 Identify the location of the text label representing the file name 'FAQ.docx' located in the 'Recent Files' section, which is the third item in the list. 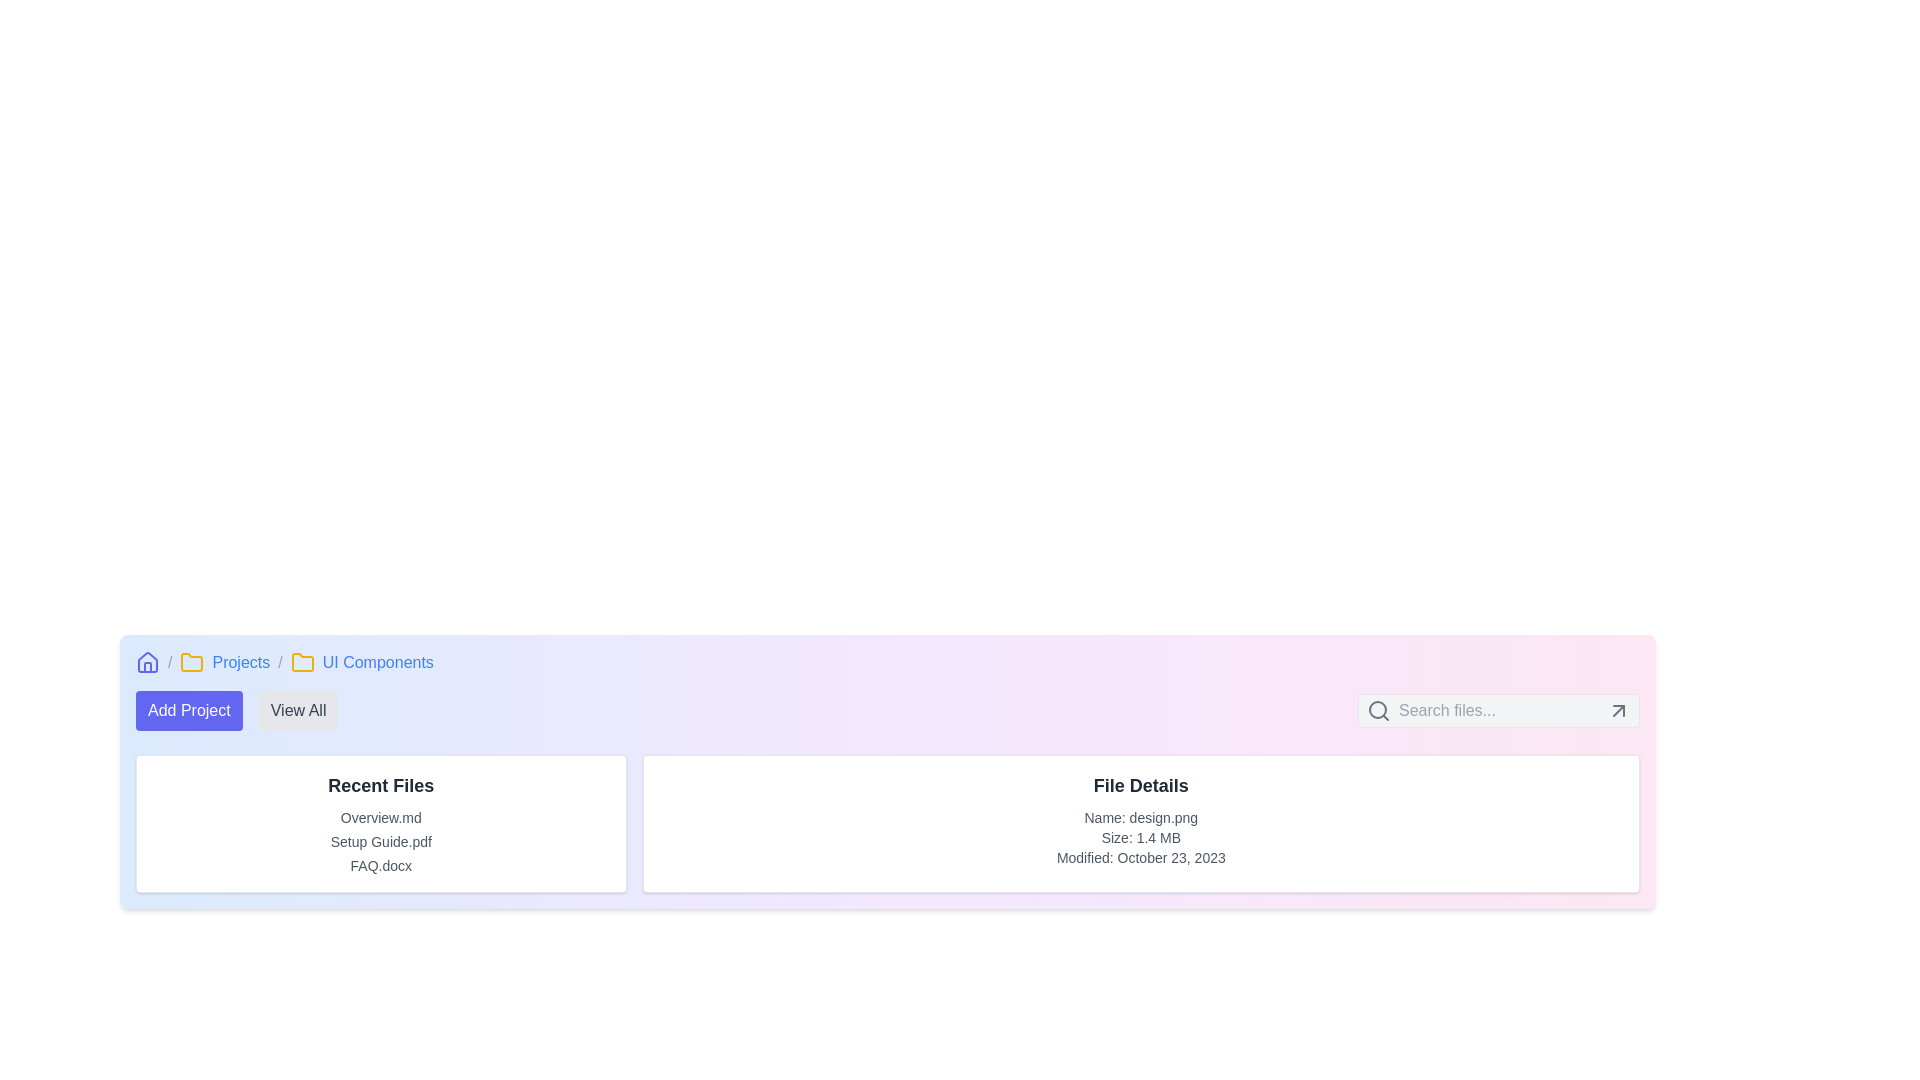
(381, 865).